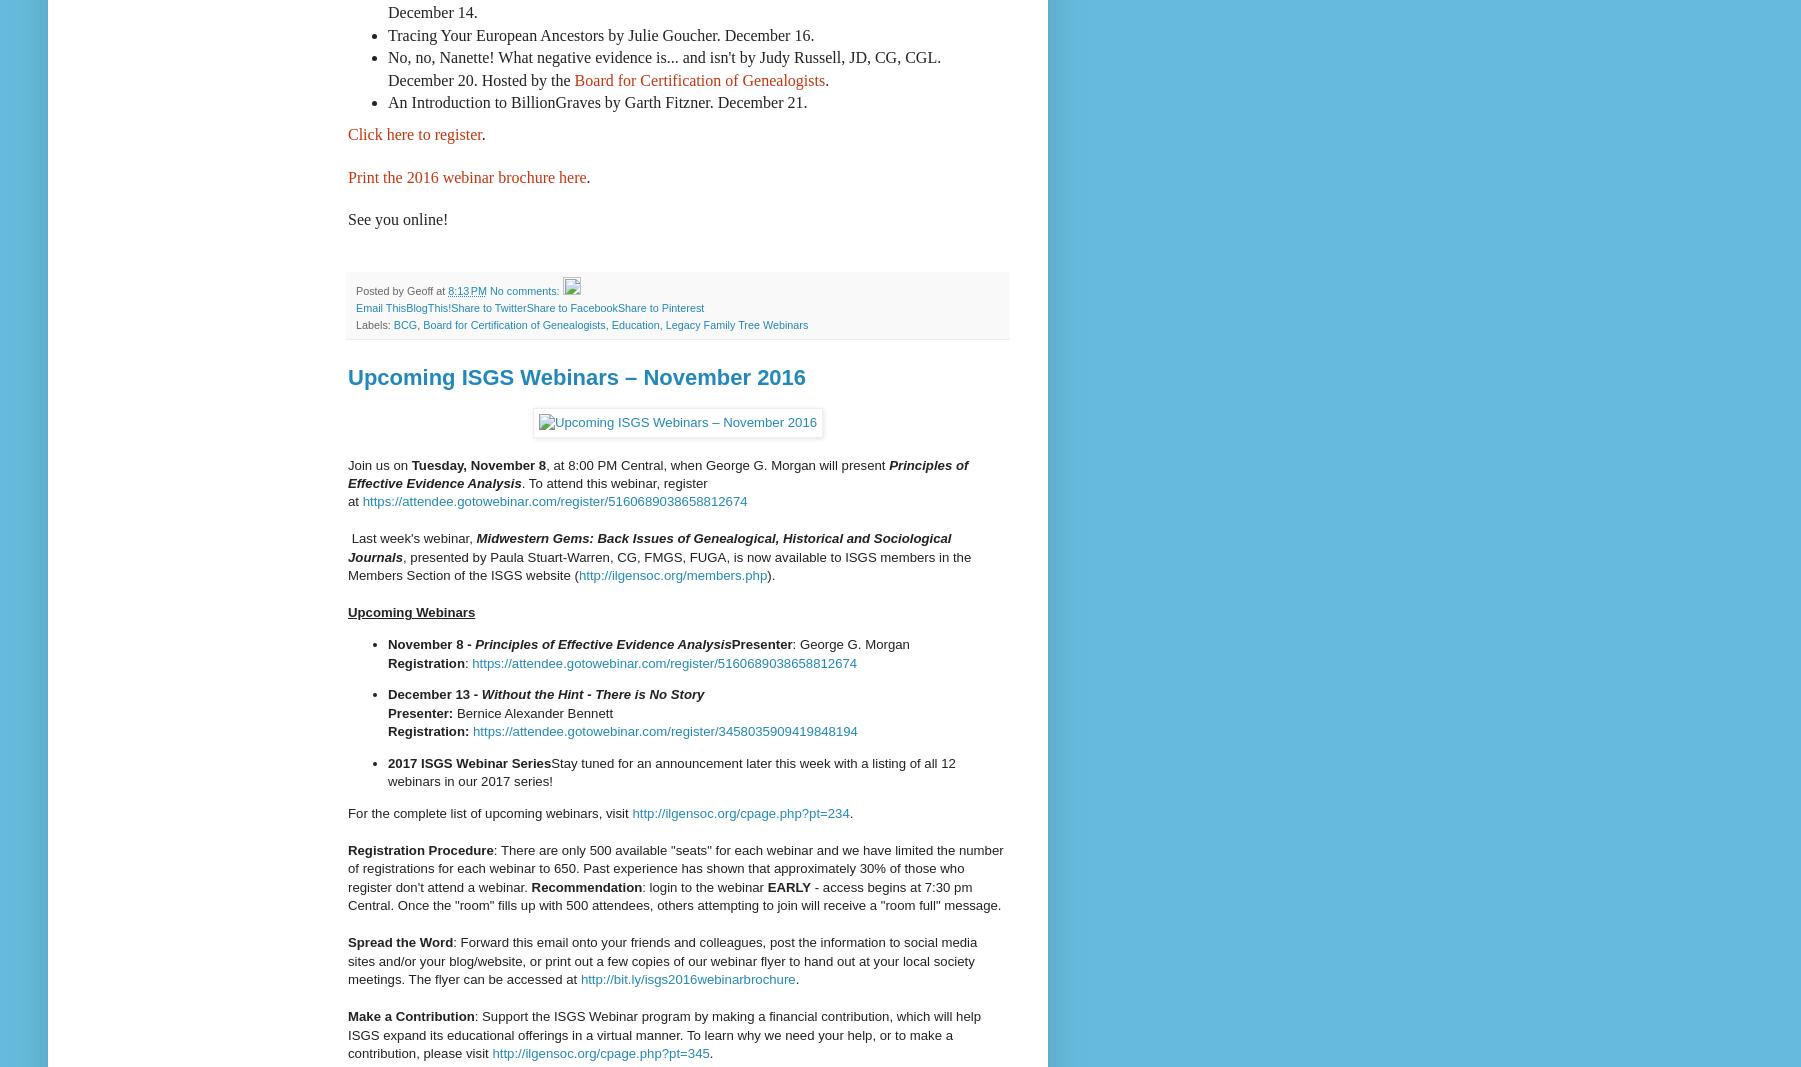 The height and width of the screenshot is (1067, 1801). What do you see at coordinates (671, 575) in the screenshot?
I see `'http://ilgensoc.org/members.php'` at bounding box center [671, 575].